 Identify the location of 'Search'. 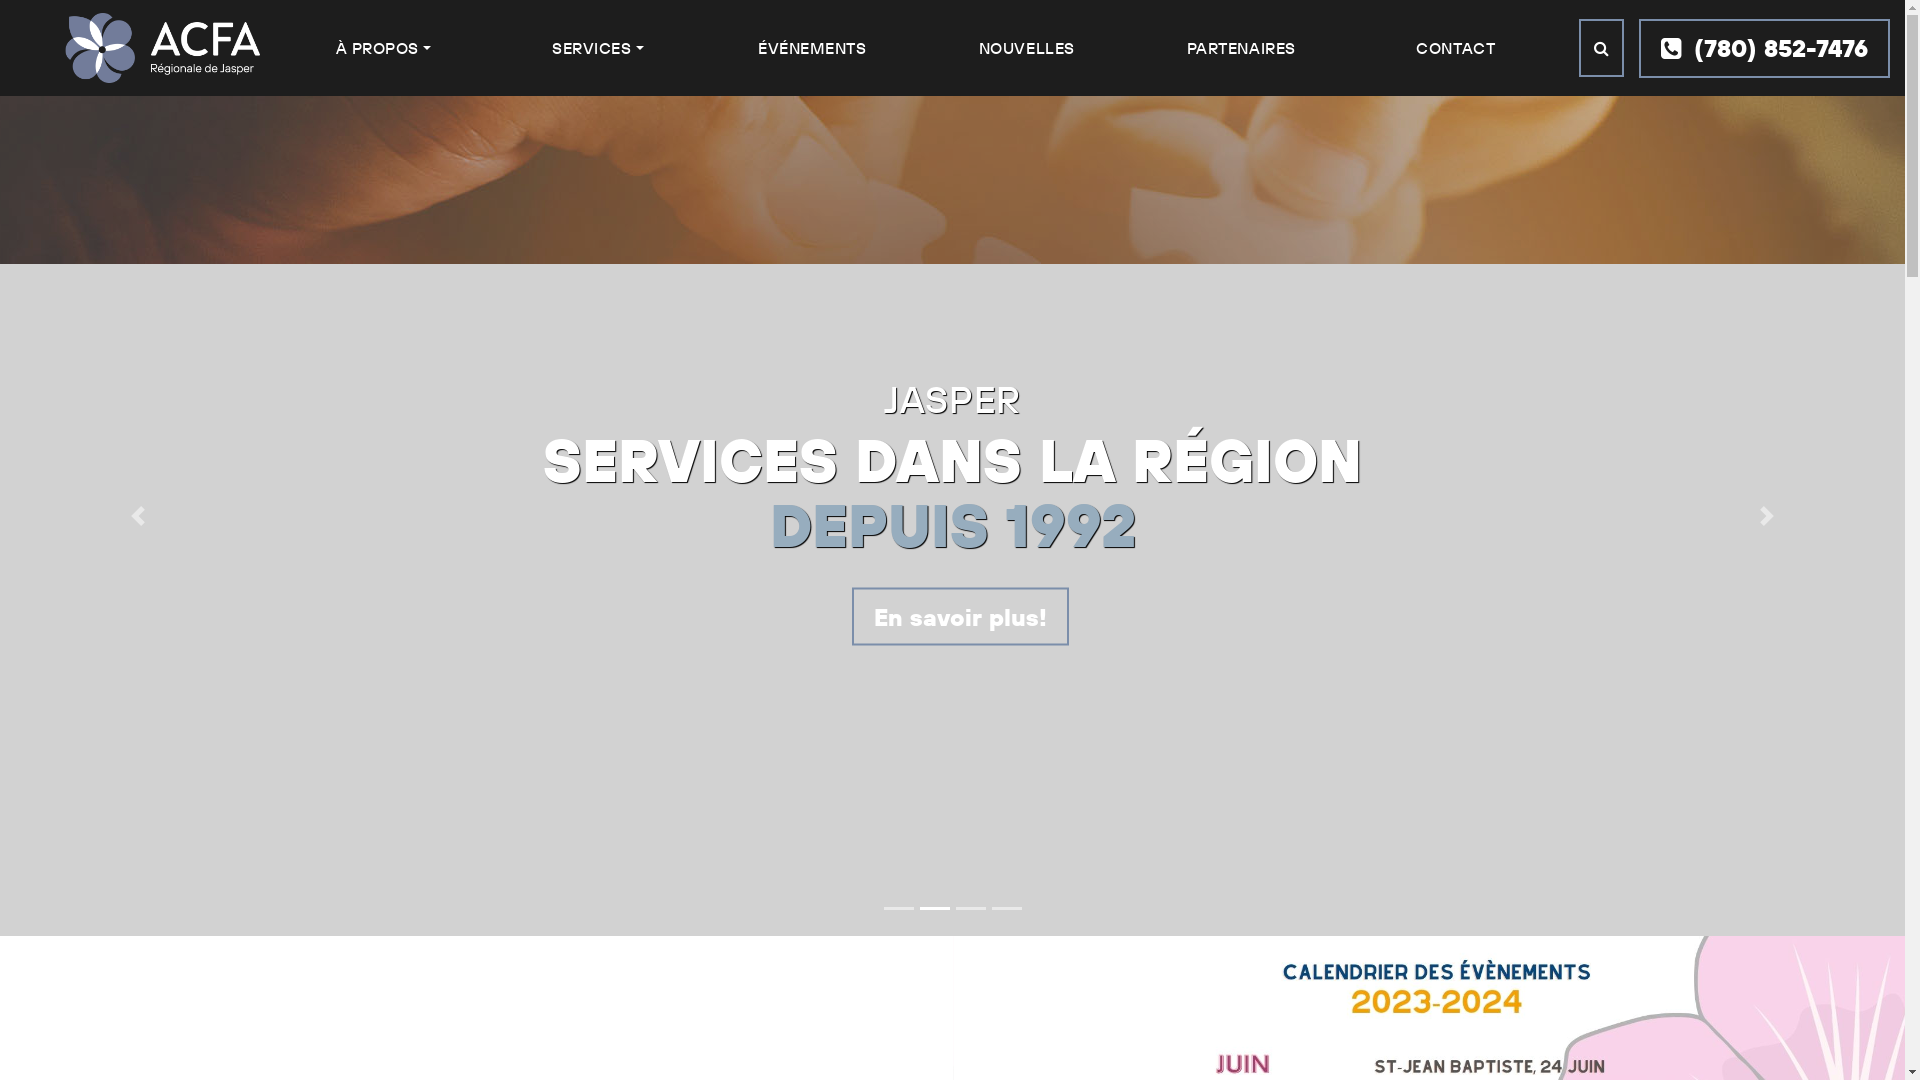
(1601, 46).